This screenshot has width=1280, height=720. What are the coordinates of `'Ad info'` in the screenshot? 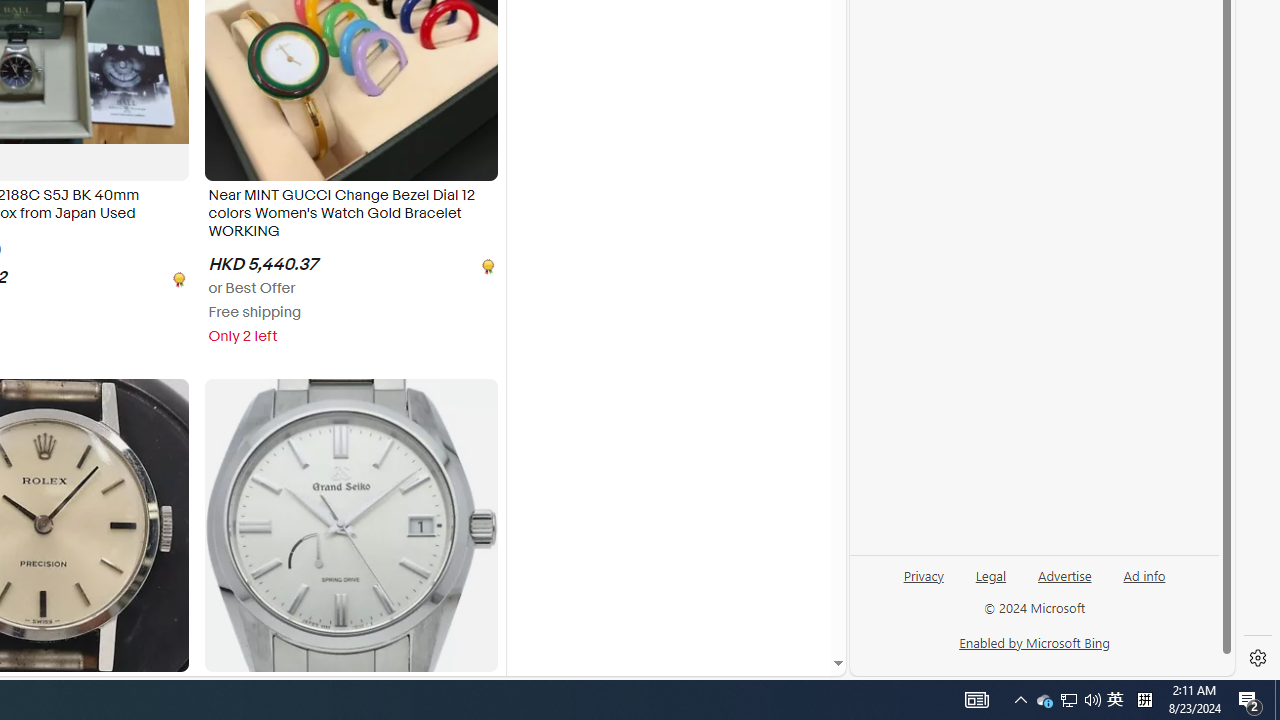 It's located at (1144, 583).